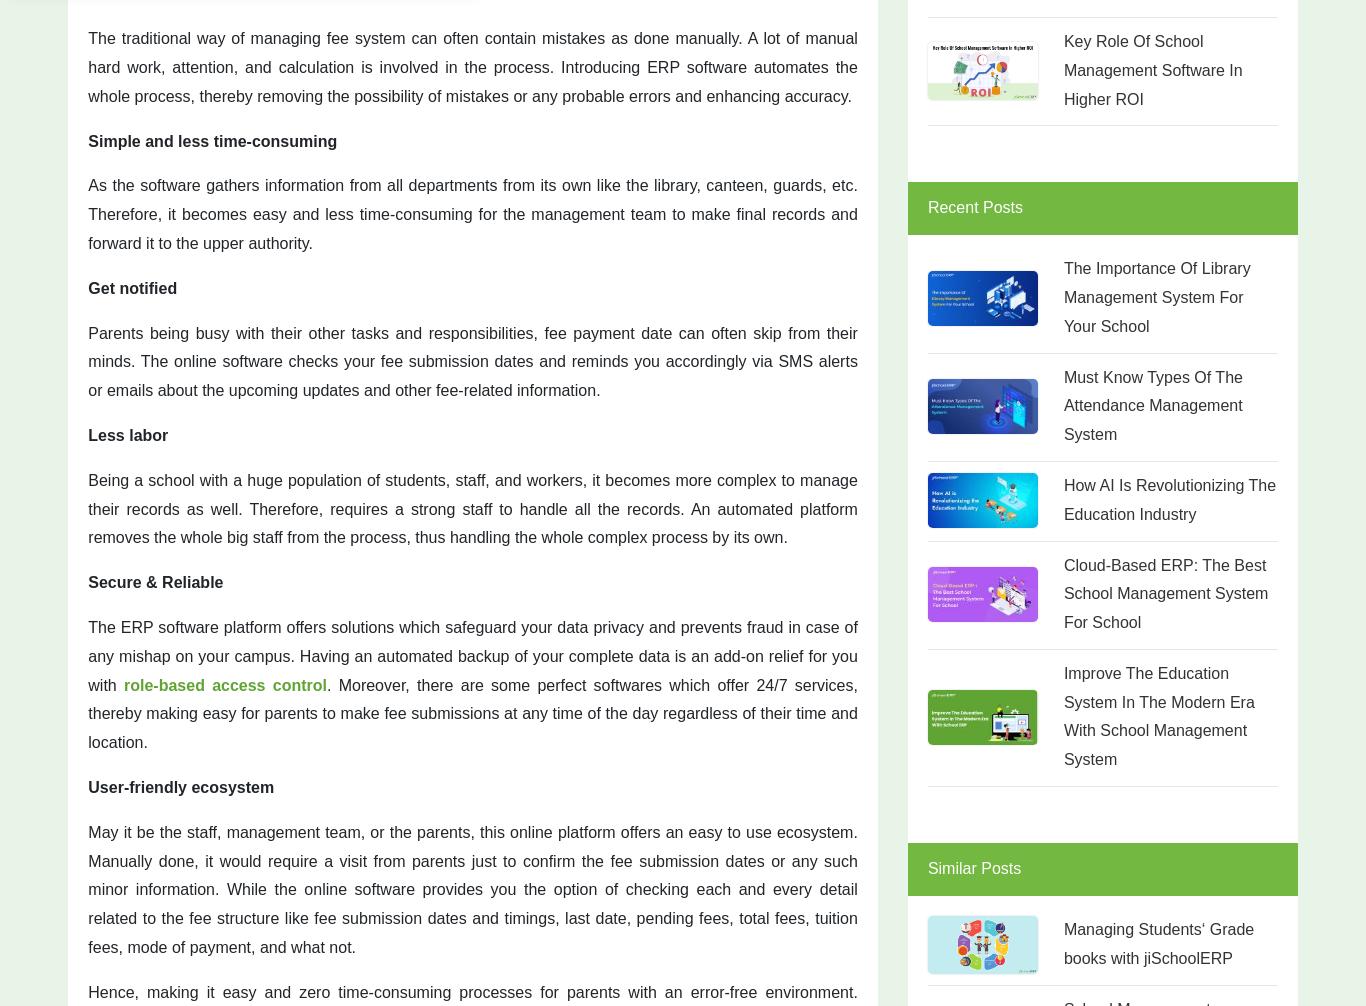 This screenshot has width=1366, height=1006. Describe the element at coordinates (472, 713) in the screenshot. I see `'. Moreover, there are some perfect softwares which offer 24/7 services, thereby making easy for parents to make fee submissions at any time of the day regardless of their time and location.'` at that location.